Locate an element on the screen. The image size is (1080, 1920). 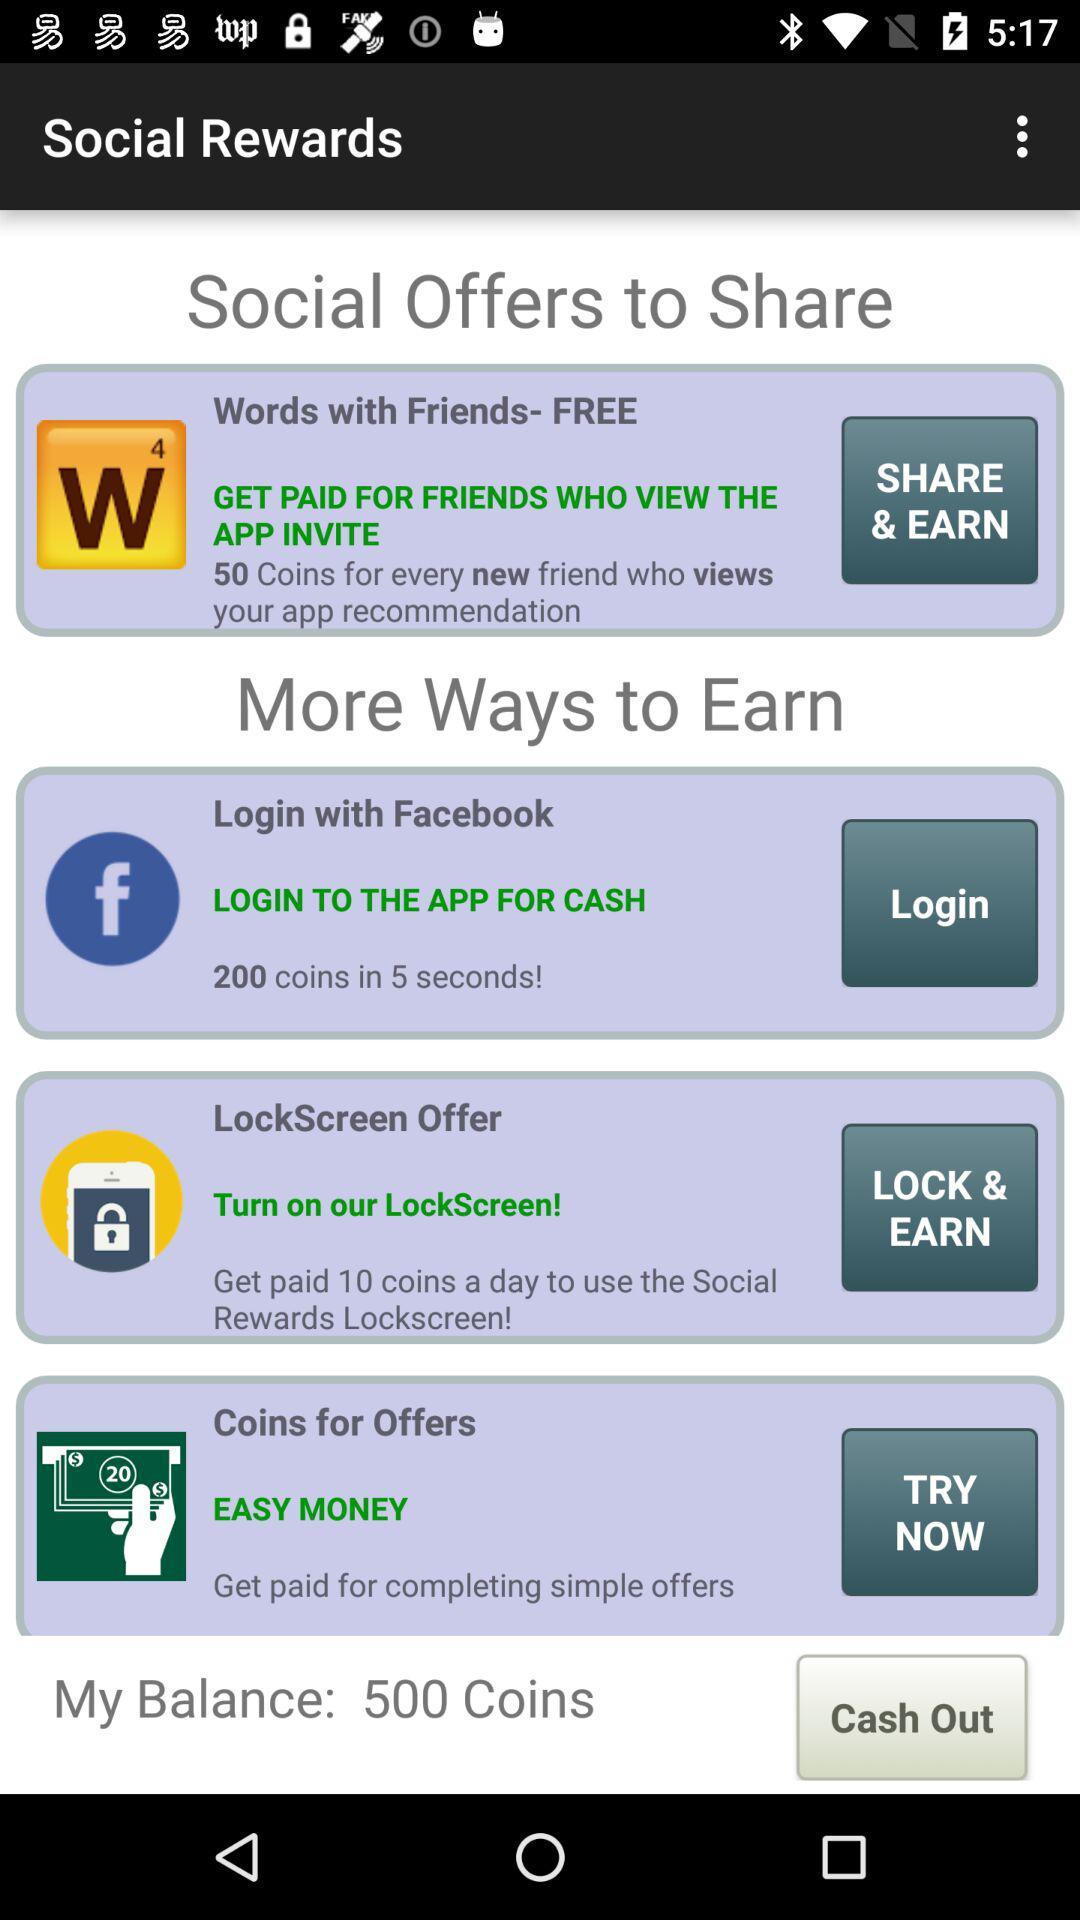
item to the left of the share & earn item is located at coordinates (519, 427).